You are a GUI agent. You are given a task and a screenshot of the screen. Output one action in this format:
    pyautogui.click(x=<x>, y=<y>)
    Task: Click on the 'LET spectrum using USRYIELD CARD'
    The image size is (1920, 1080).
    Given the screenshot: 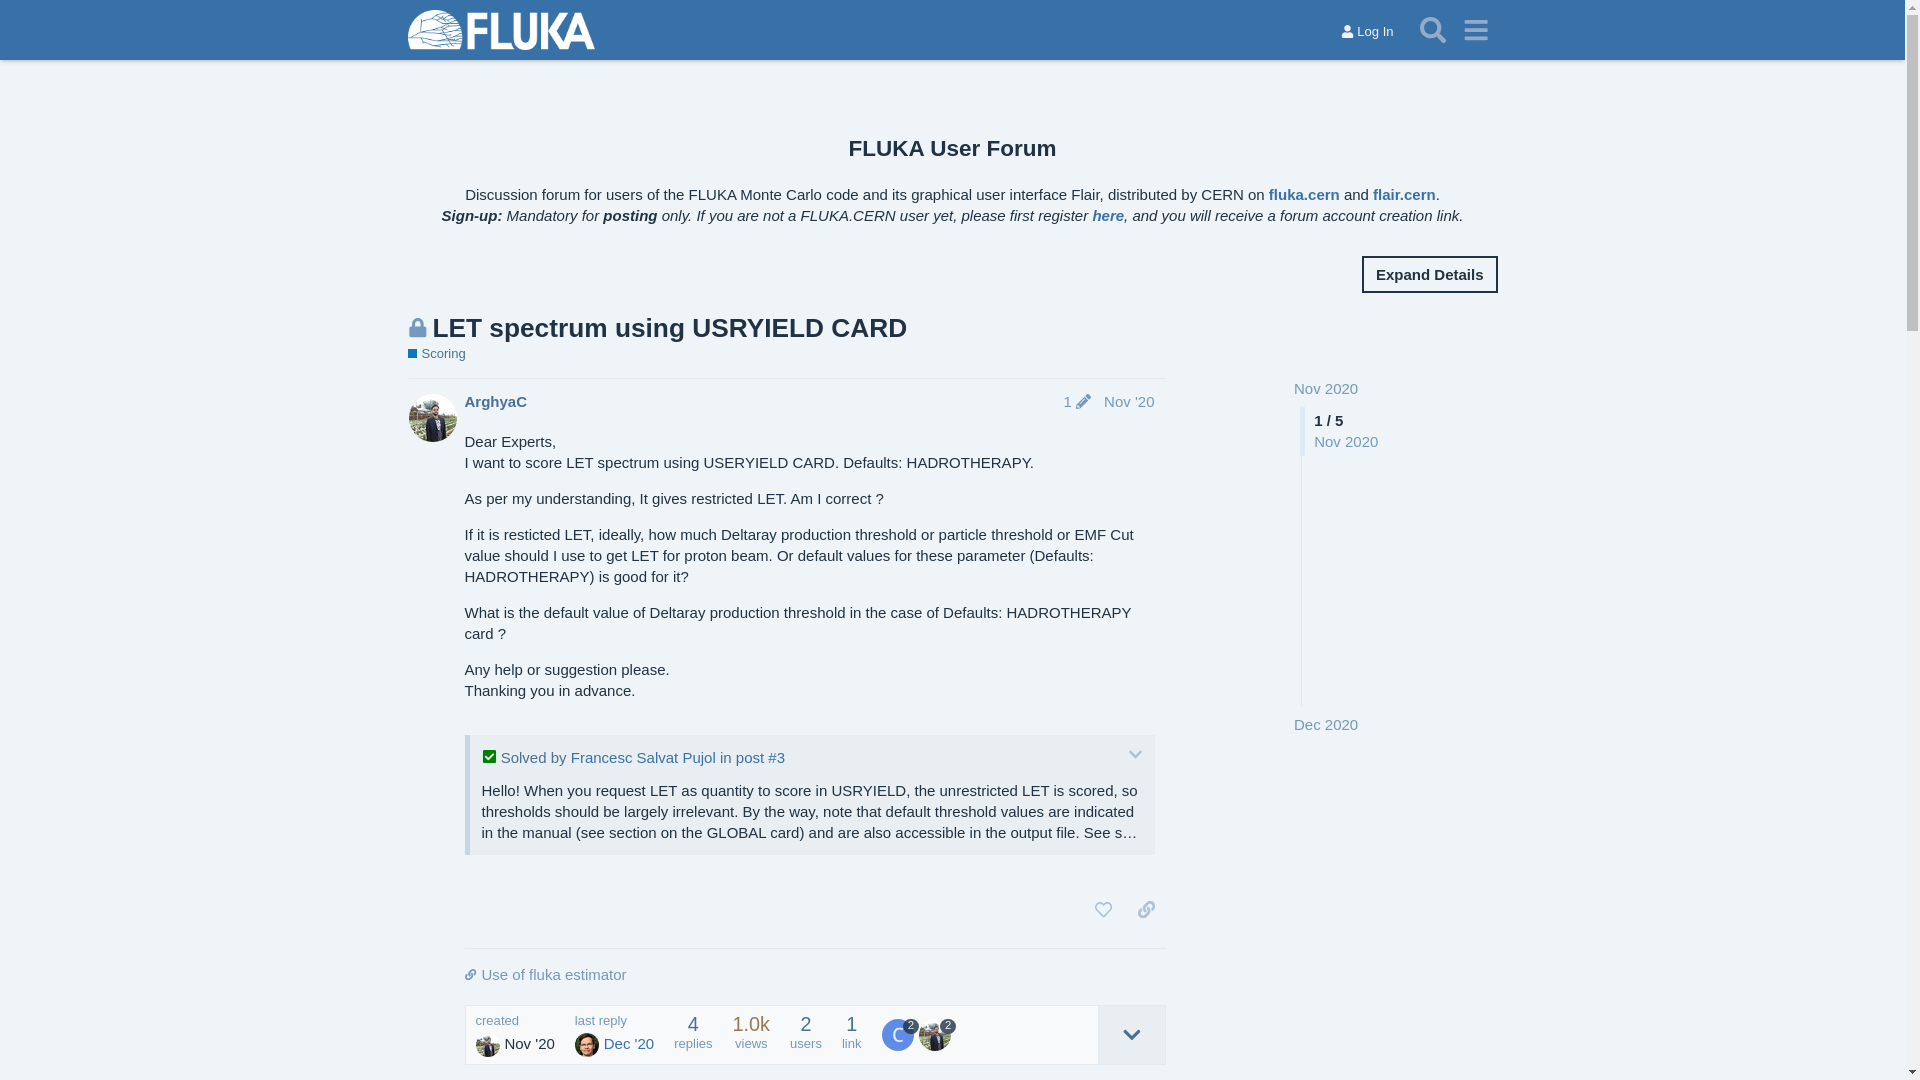 What is the action you would take?
    pyautogui.click(x=669, y=326)
    